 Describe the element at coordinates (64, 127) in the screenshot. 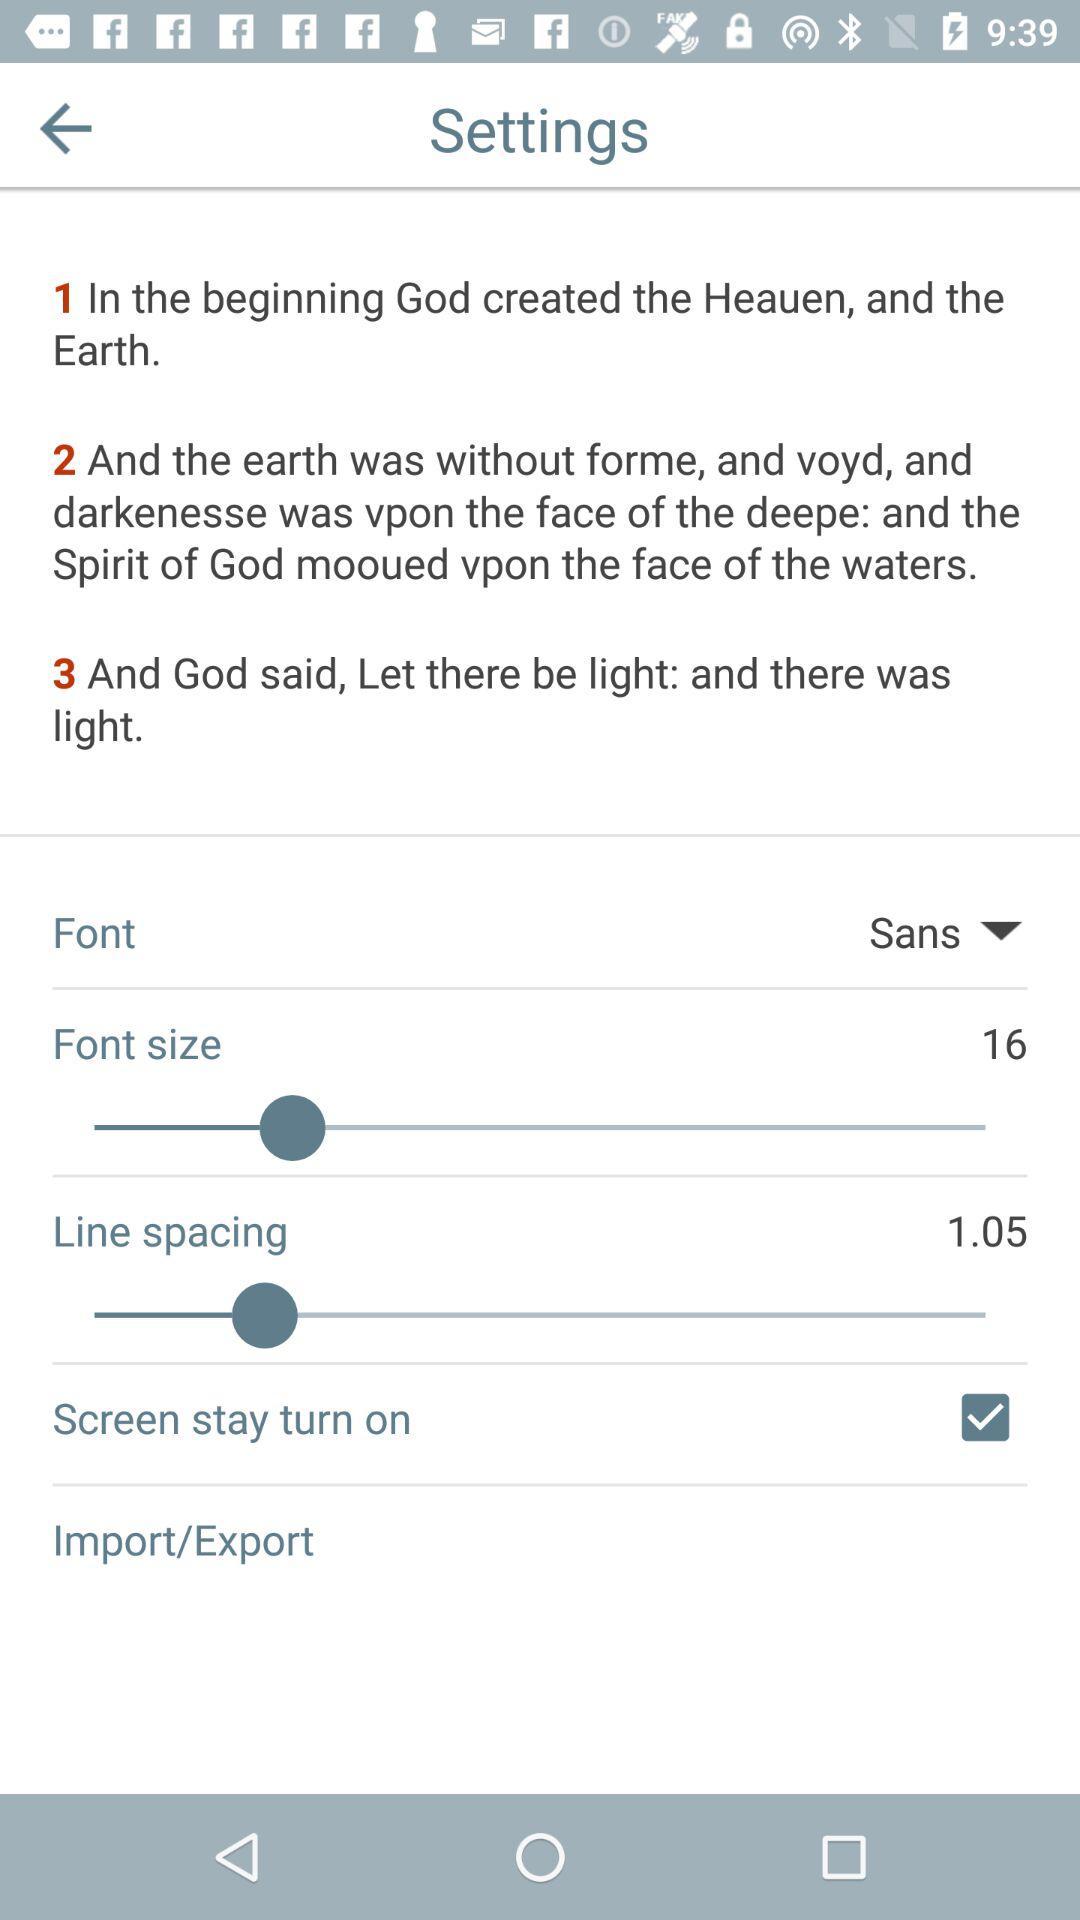

I see `the item at the top left corner` at that location.